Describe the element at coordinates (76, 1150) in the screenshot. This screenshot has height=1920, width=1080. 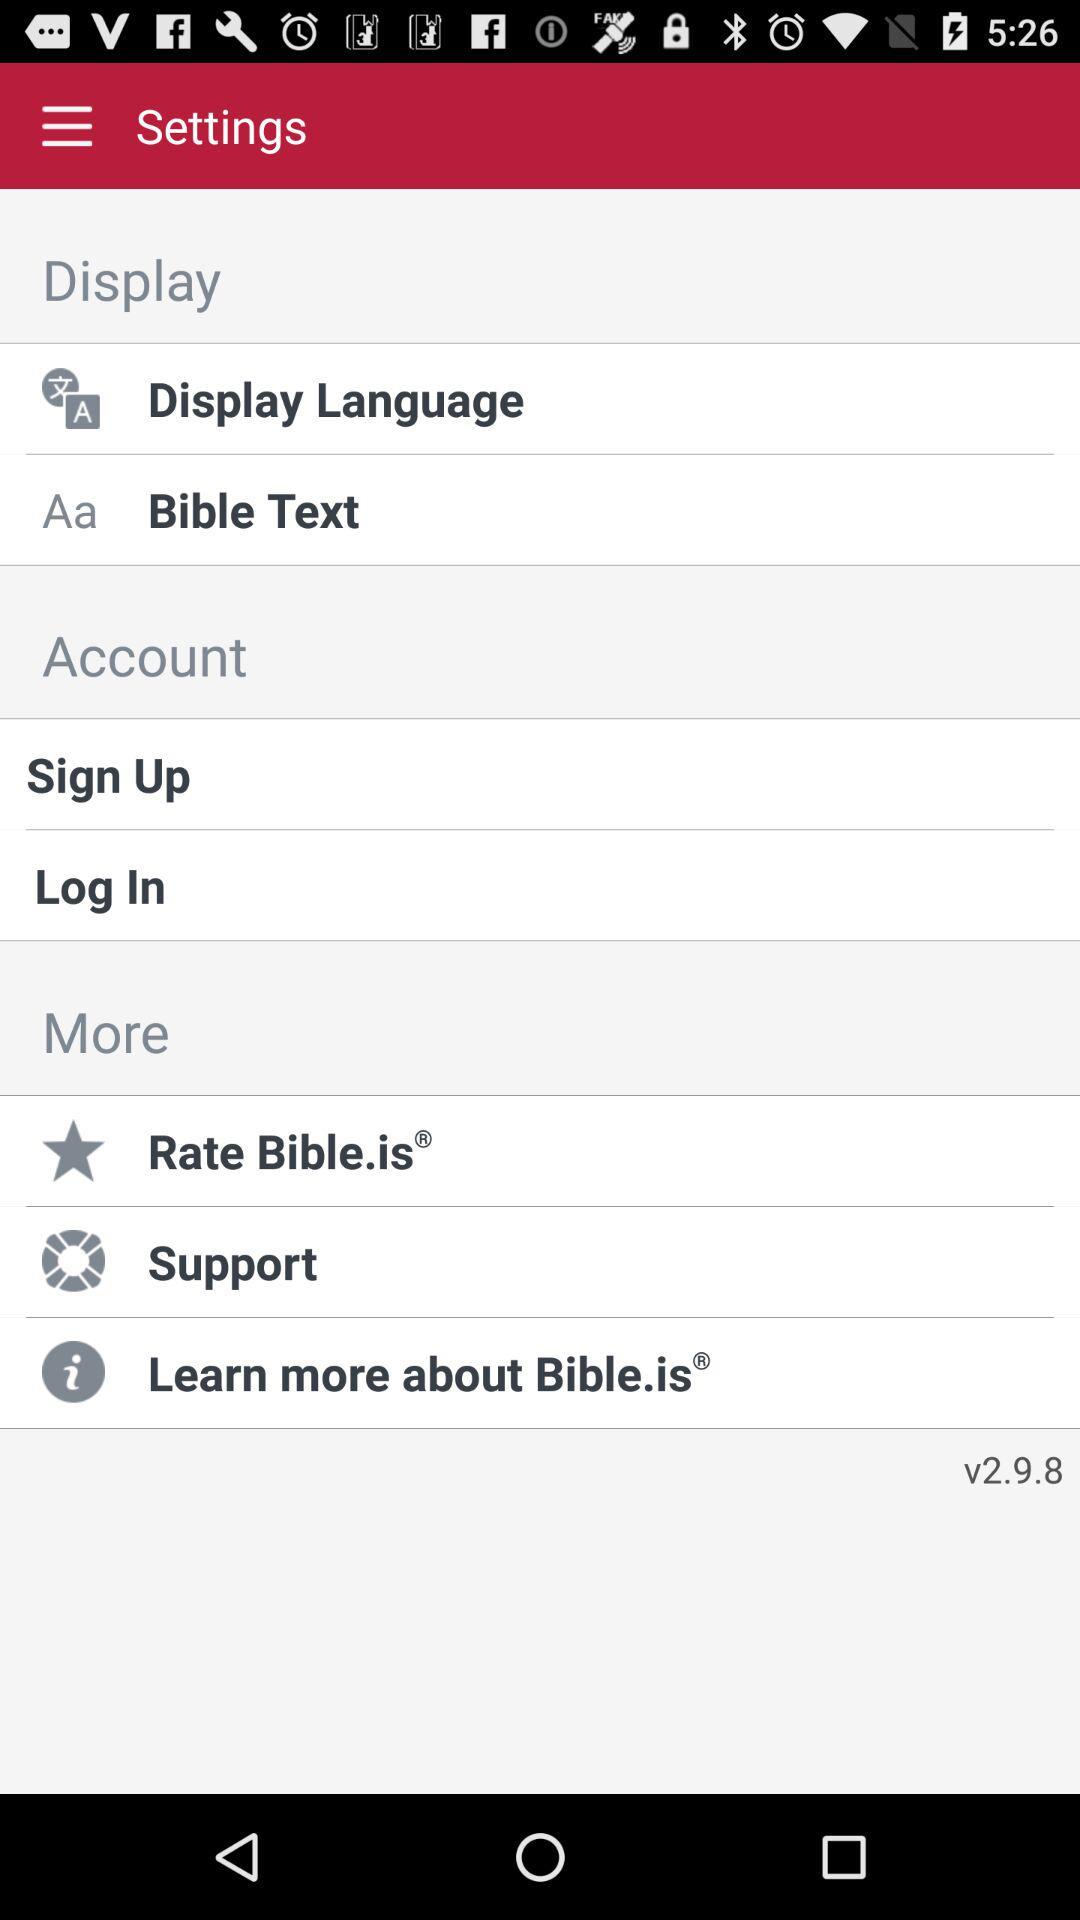
I see `the star icon` at that location.